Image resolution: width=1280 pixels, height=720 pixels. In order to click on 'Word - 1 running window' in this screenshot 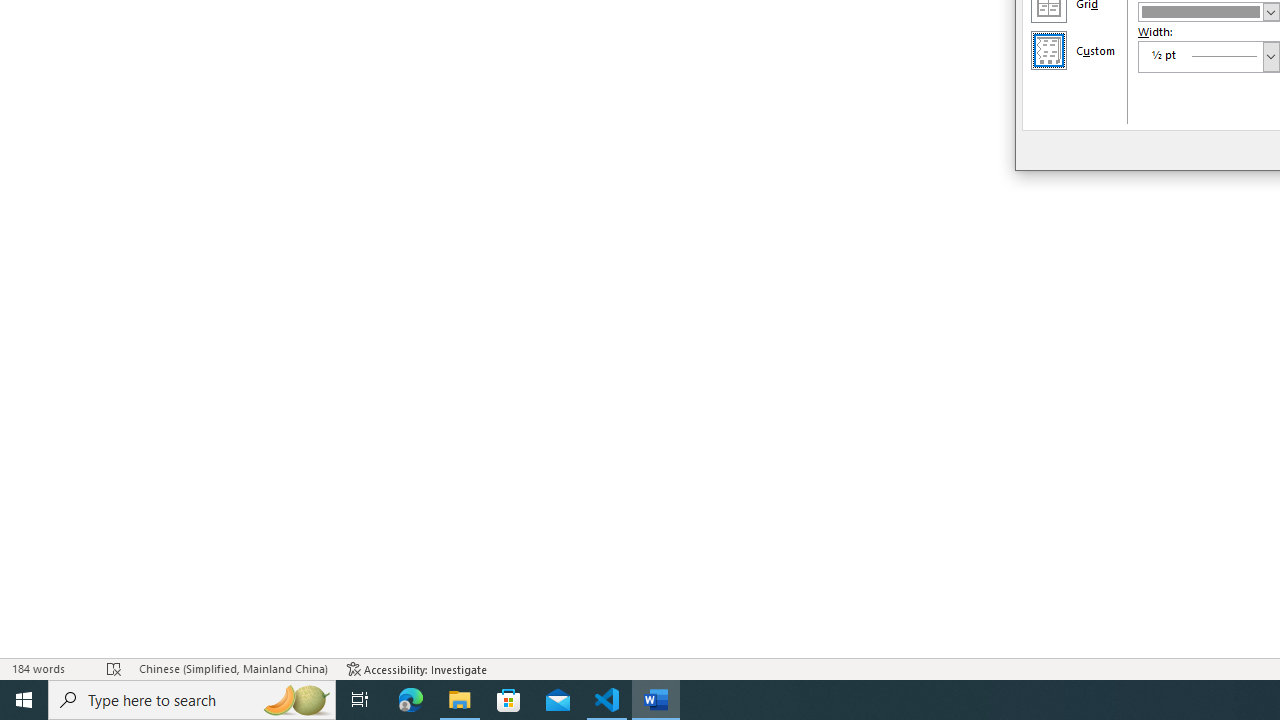, I will do `click(656, 698)`.